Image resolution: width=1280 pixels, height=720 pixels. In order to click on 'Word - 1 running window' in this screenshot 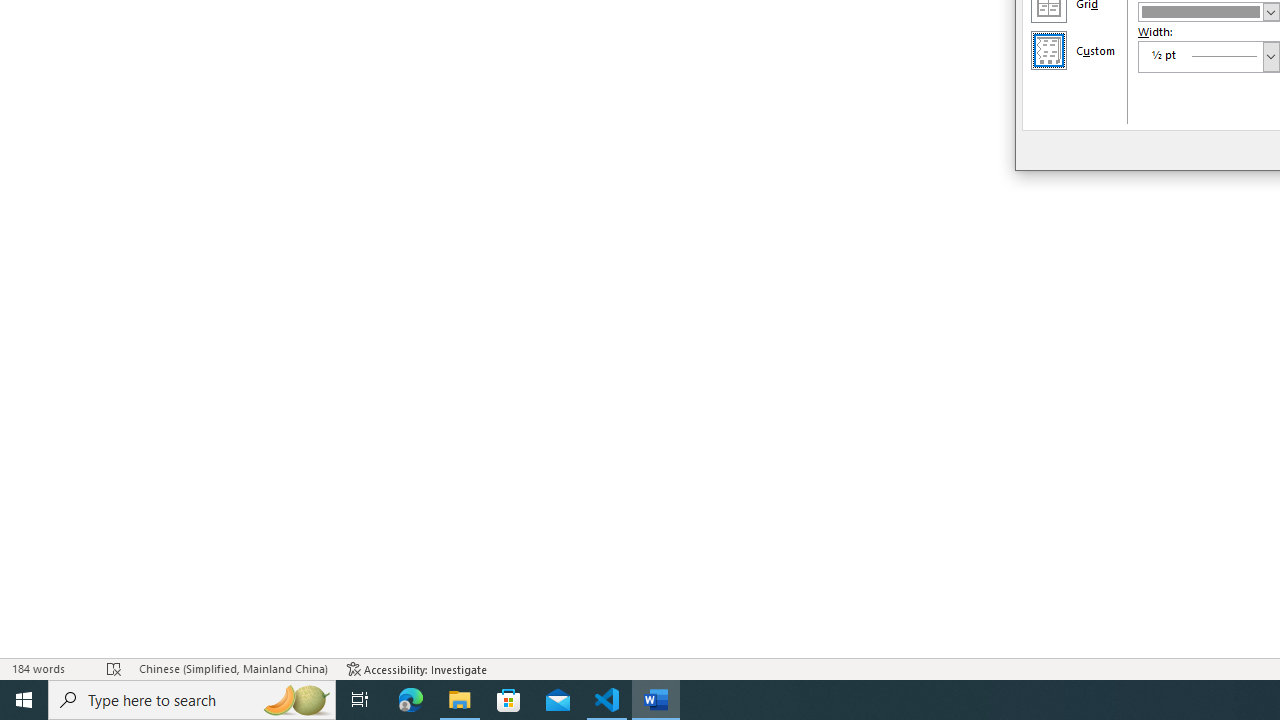, I will do `click(656, 698)`.